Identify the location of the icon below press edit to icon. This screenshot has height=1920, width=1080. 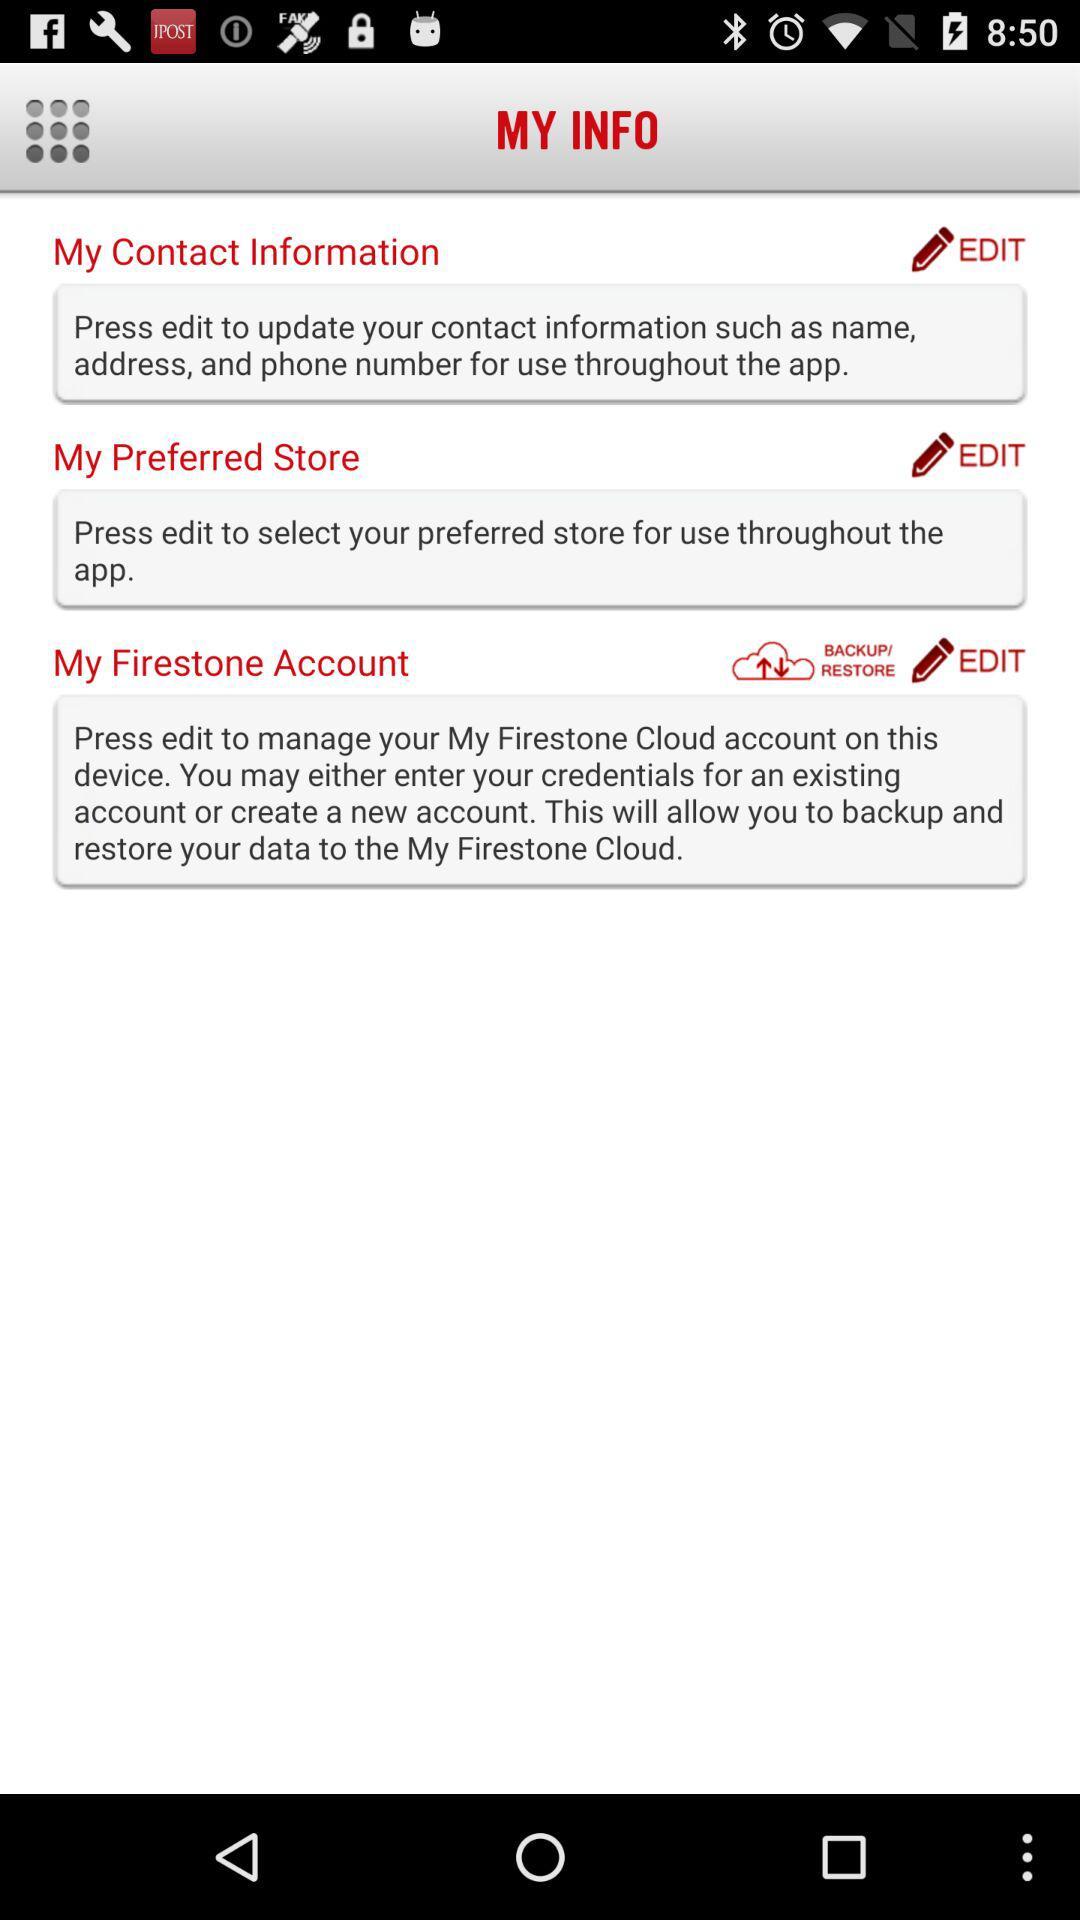
(967, 660).